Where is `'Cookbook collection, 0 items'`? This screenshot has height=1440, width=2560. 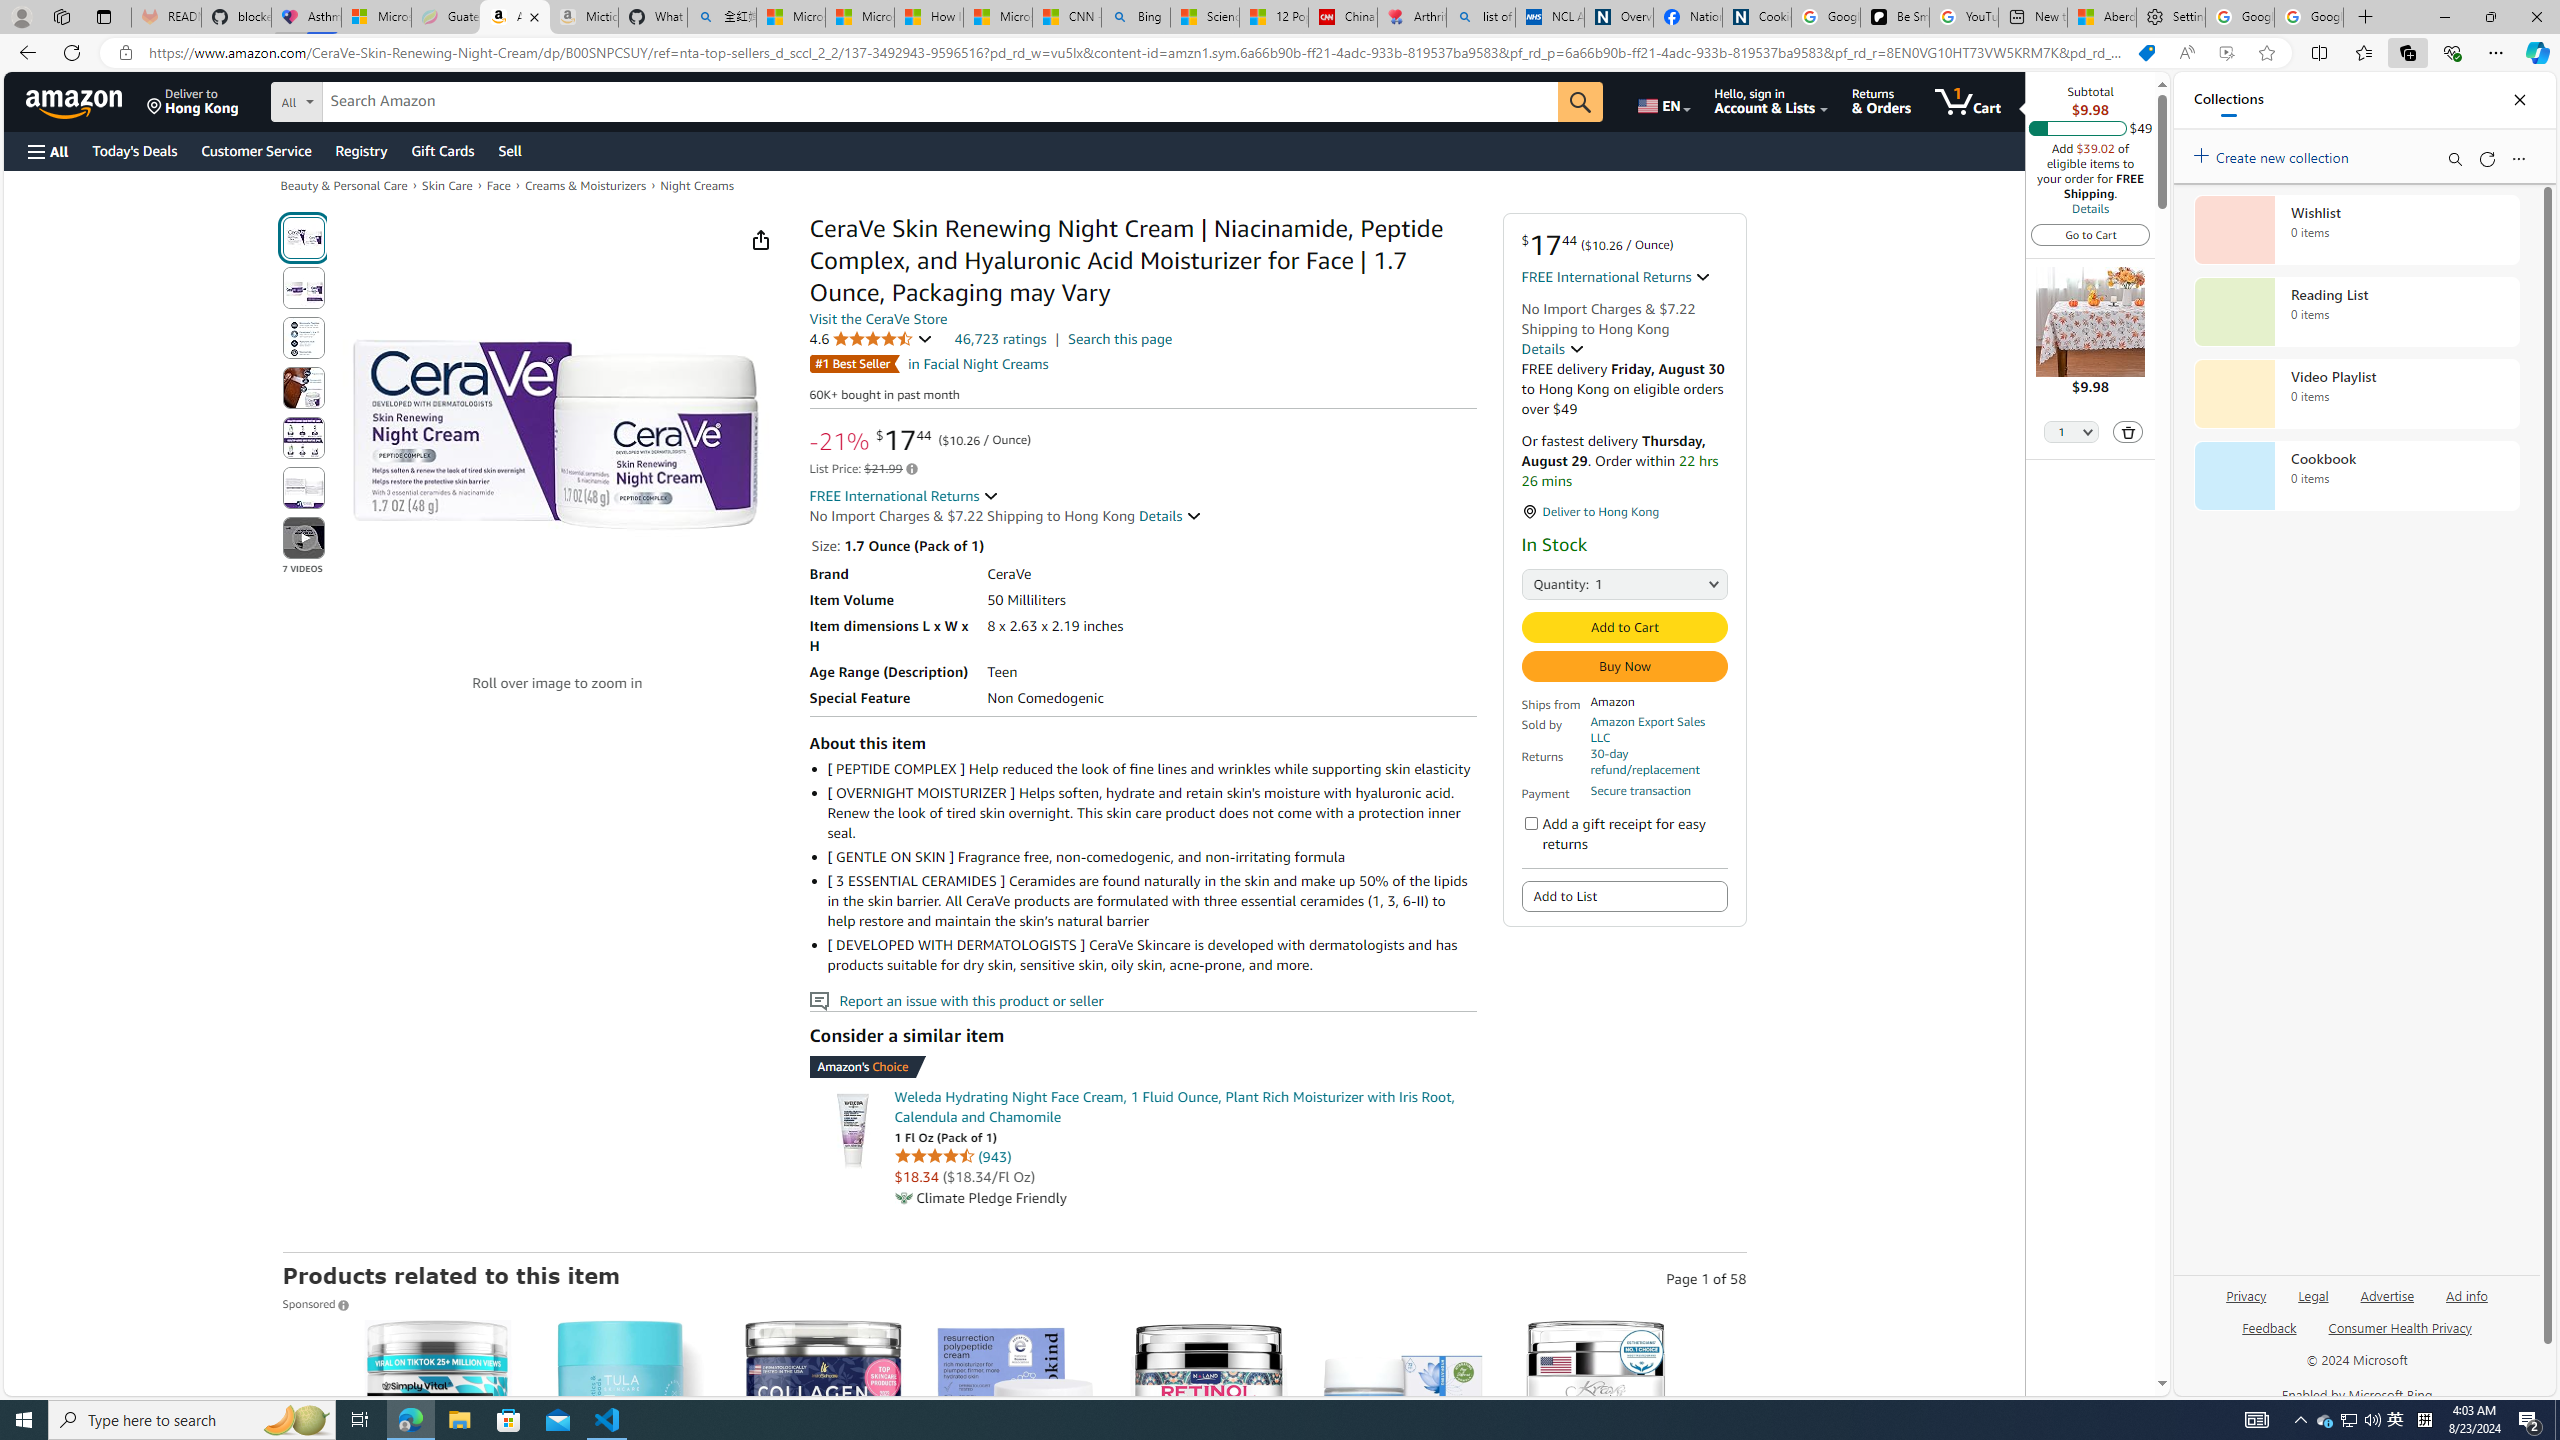 'Cookbook collection, 0 items' is located at coordinates (2356, 474).